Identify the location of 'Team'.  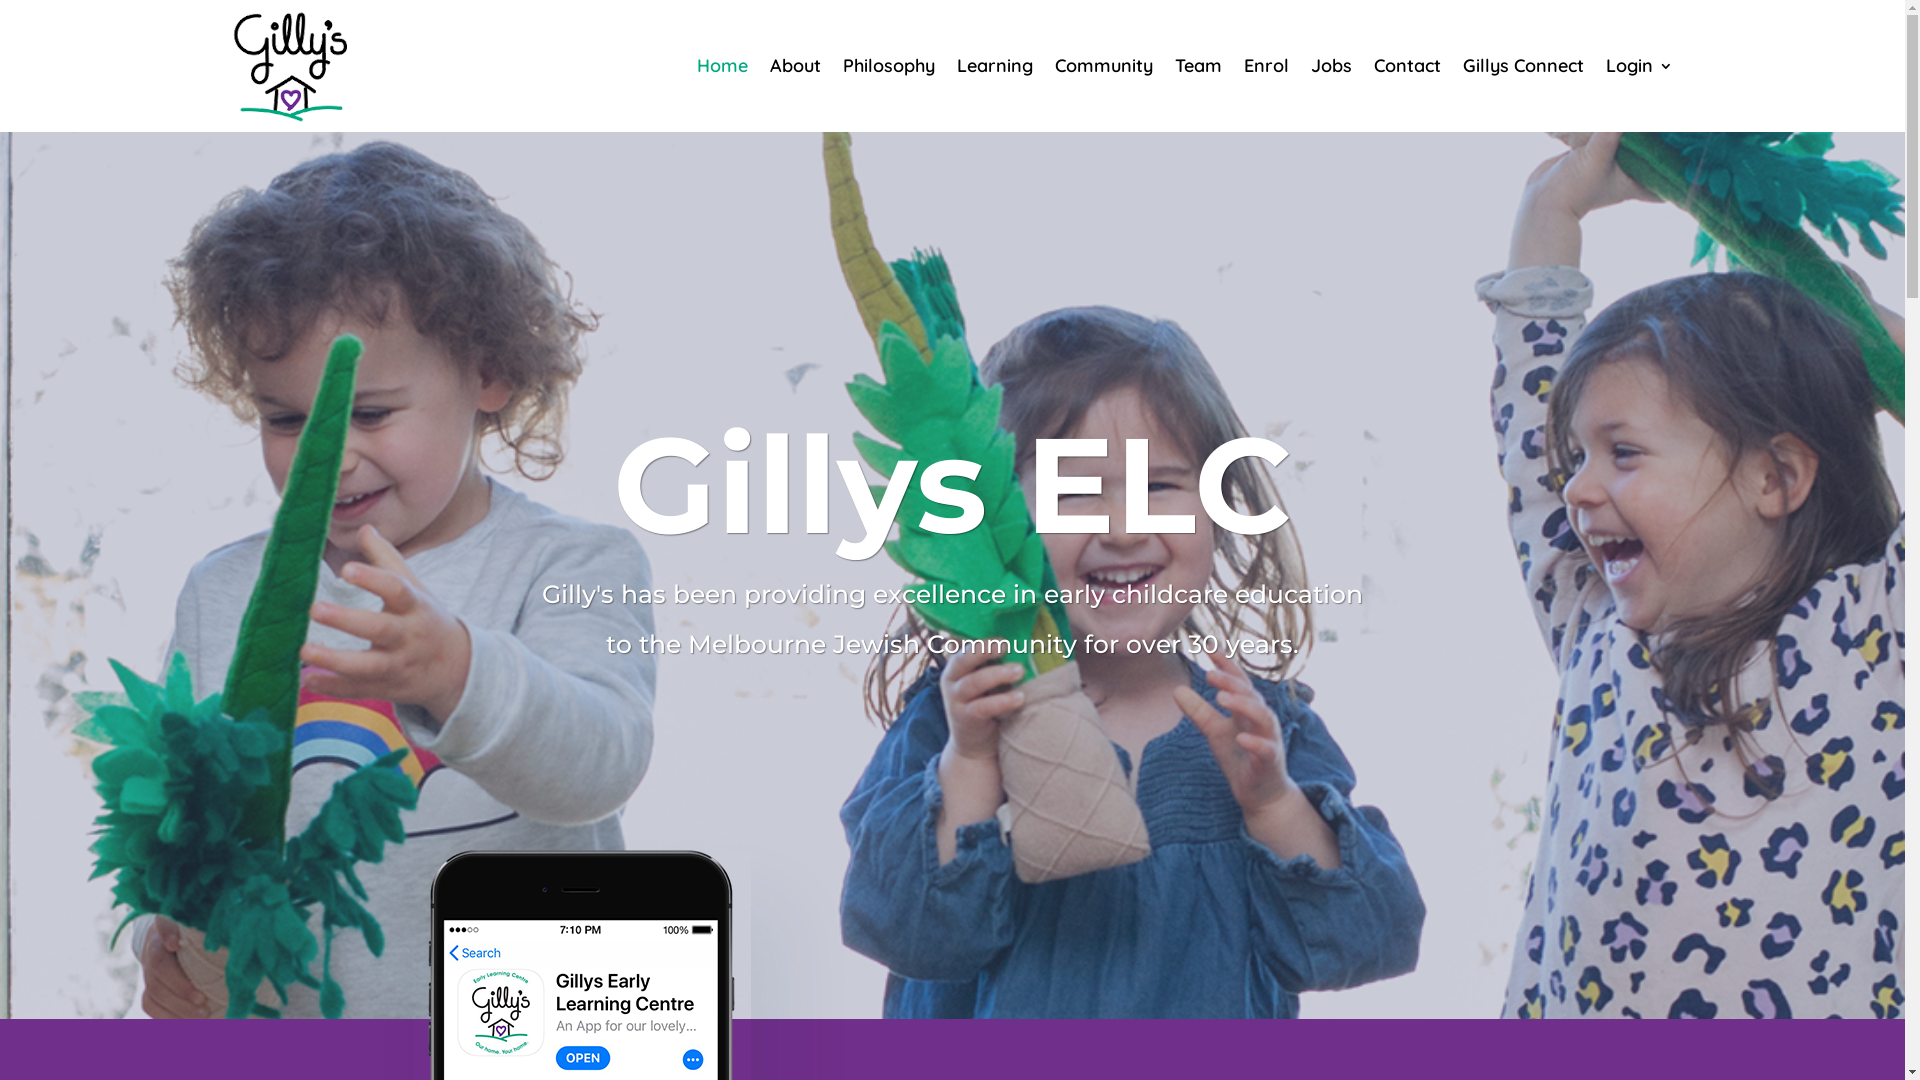
(1197, 64).